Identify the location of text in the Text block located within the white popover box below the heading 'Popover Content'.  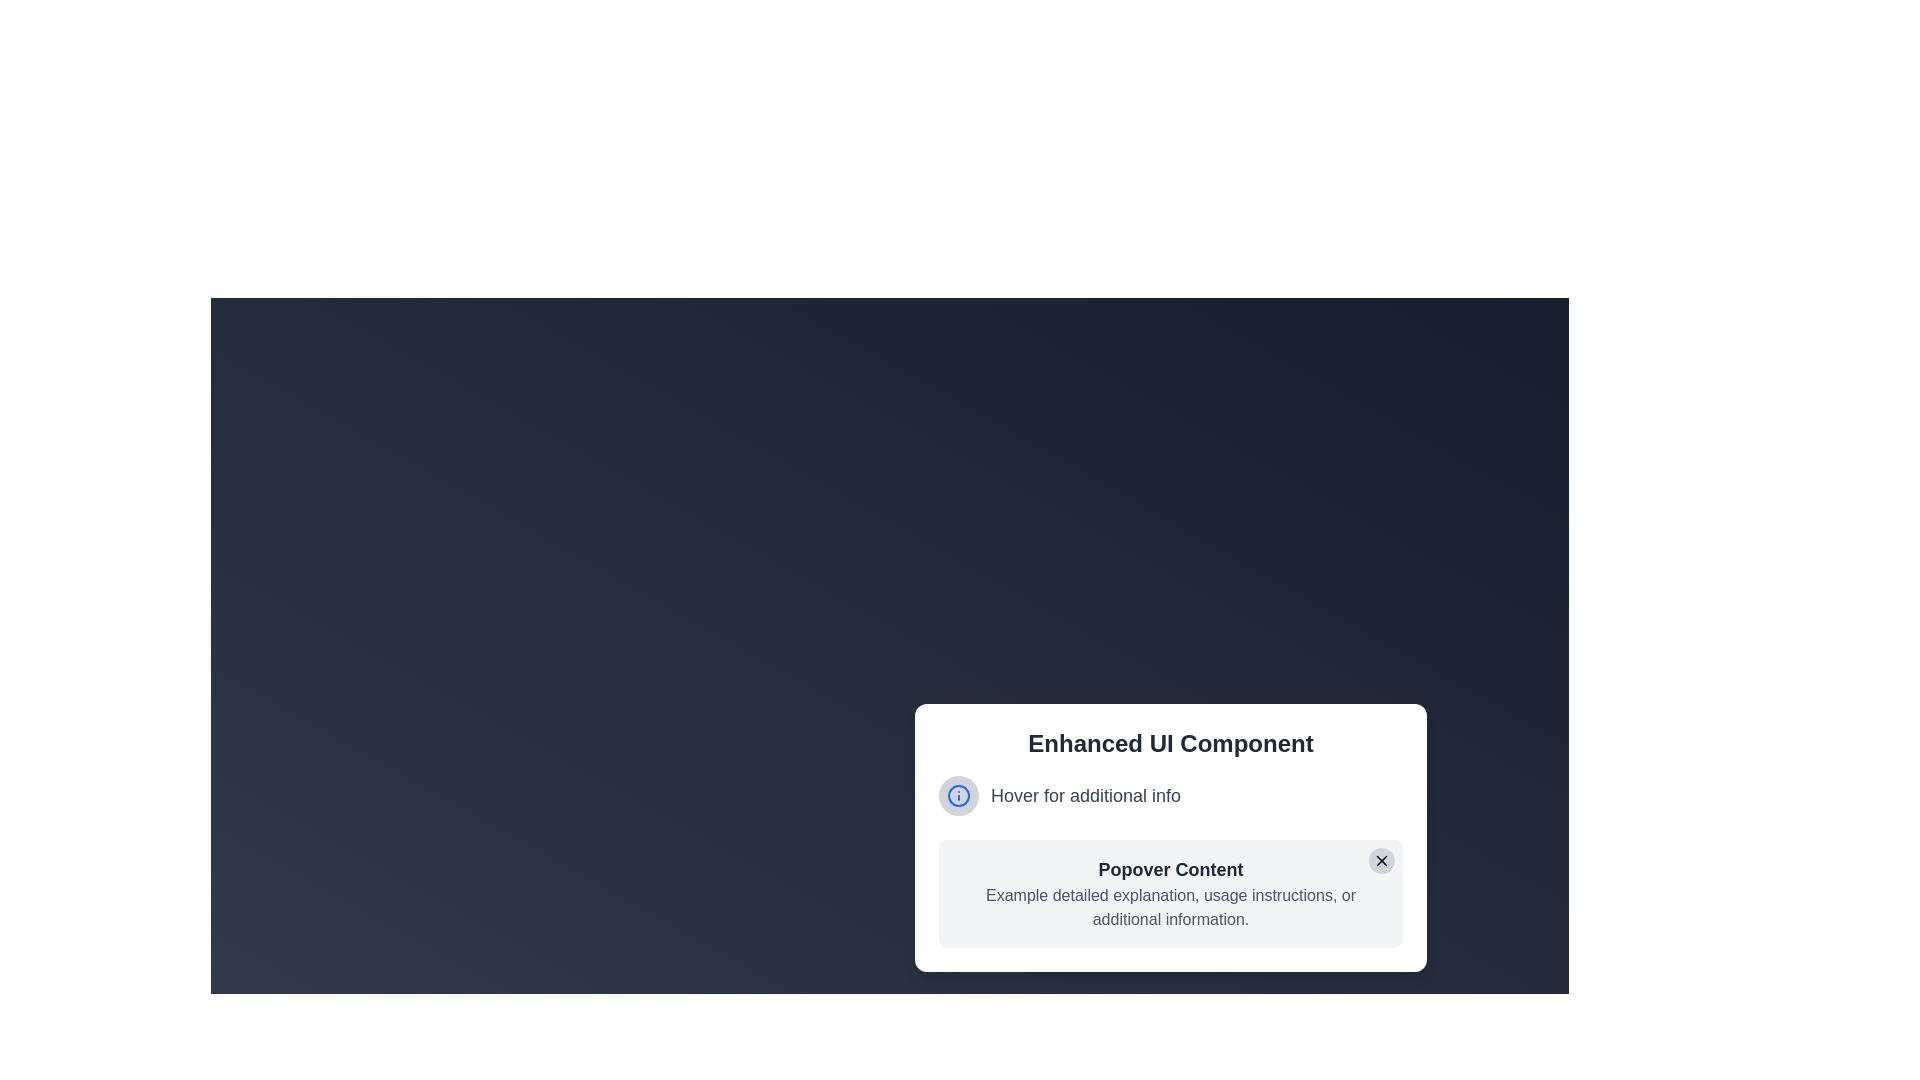
(1171, 907).